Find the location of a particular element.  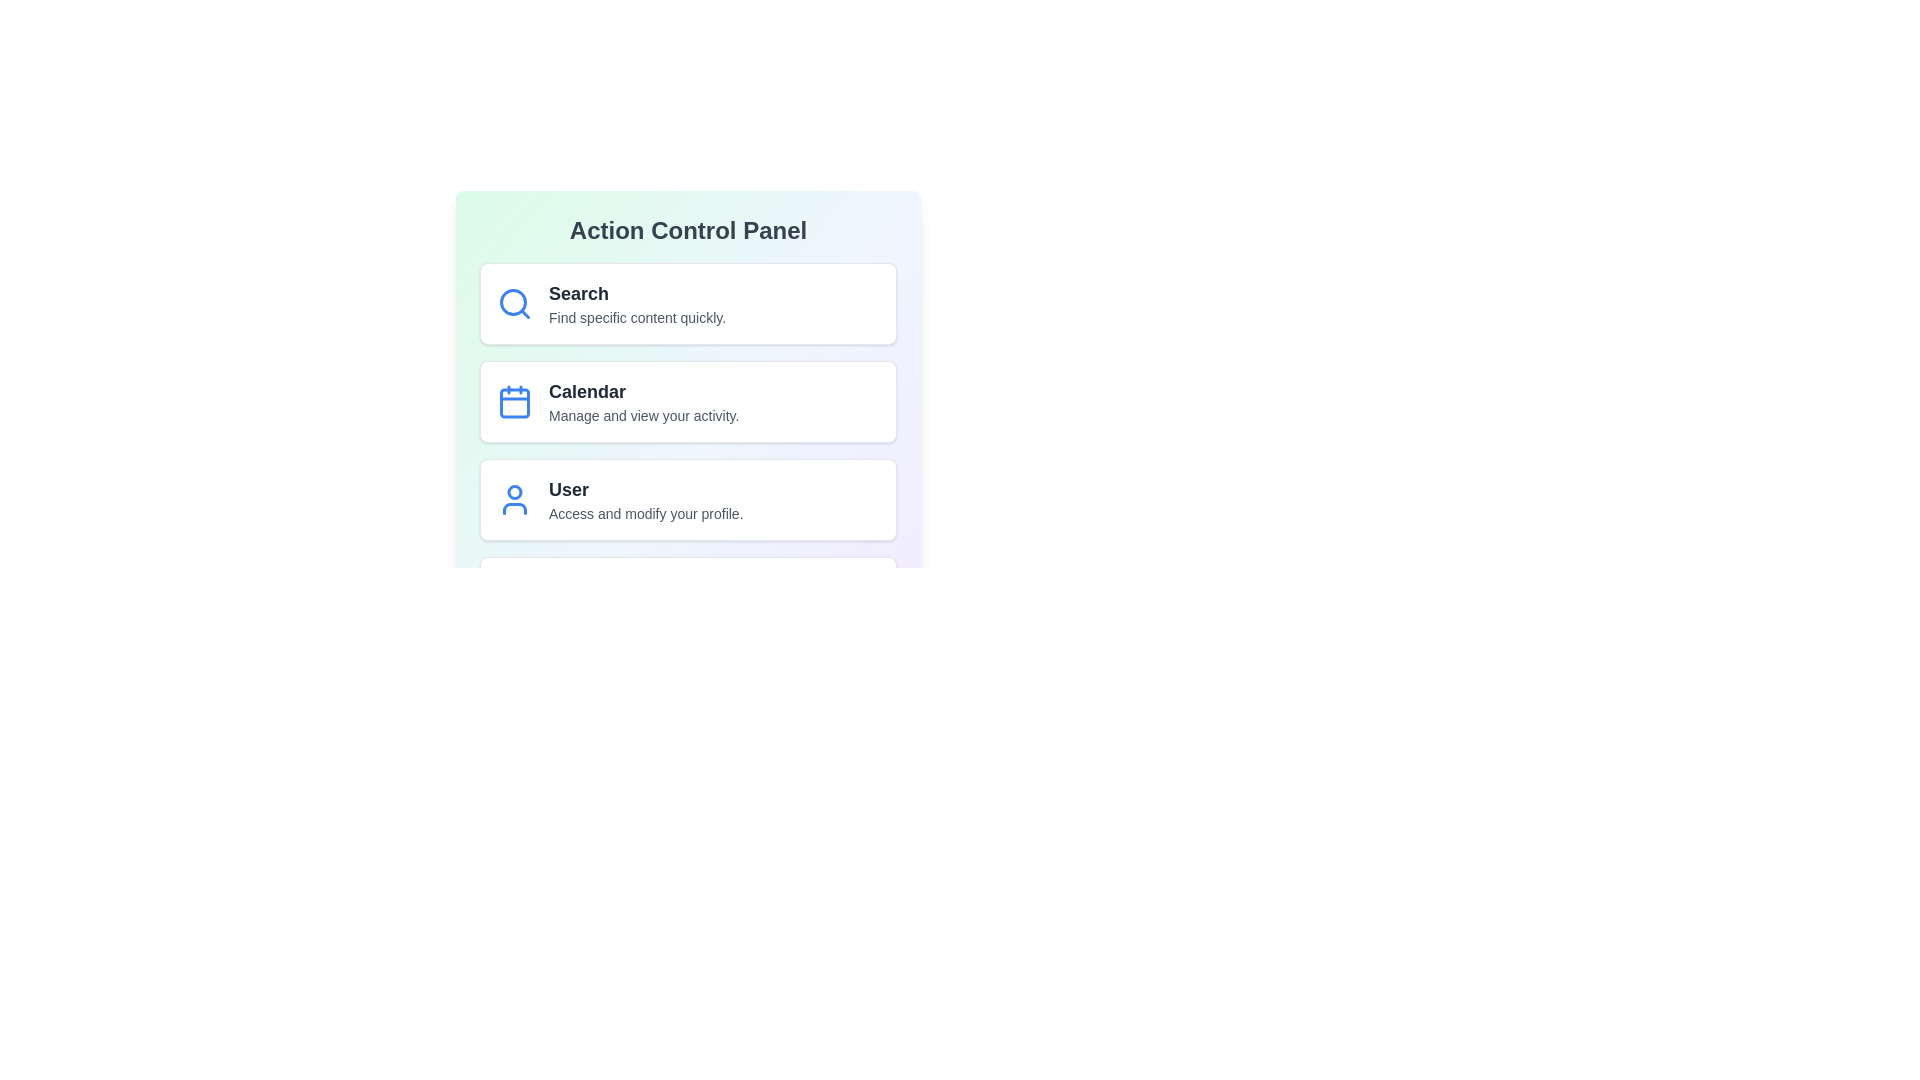

the 'Calendar' icon located in the second box of the 'Action Control Panel', positioned to the left of the text 'Calendar' is located at coordinates (514, 401).